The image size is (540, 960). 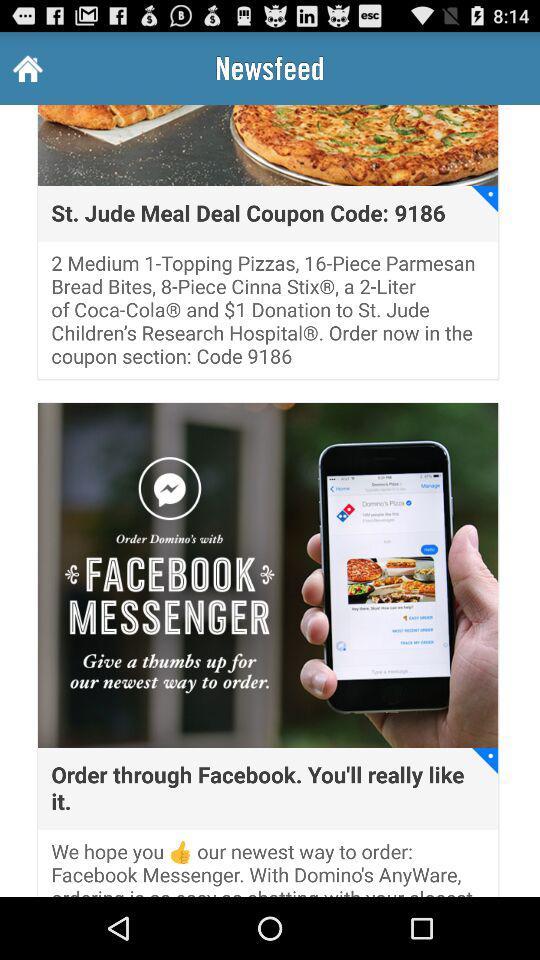 I want to click on item next to newsfeed icon, so click(x=25, y=68).